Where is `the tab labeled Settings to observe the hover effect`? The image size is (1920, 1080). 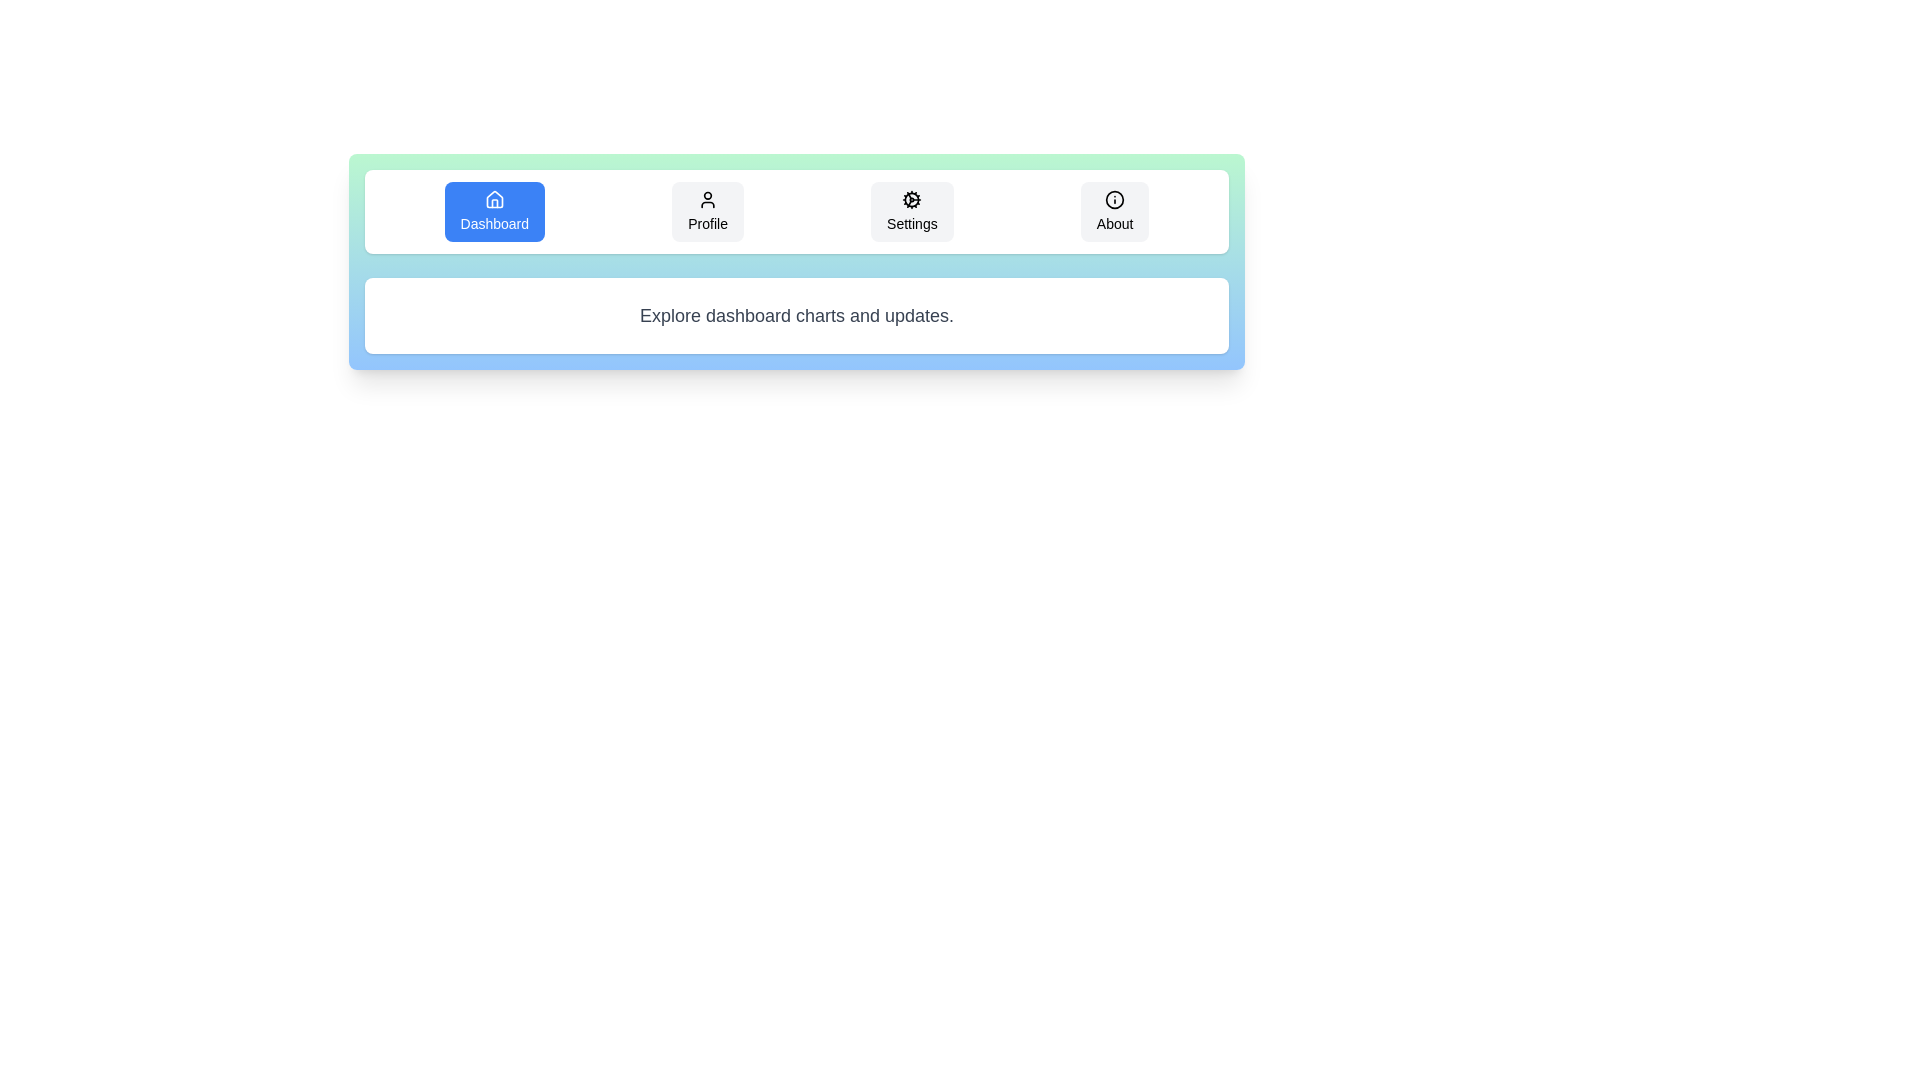 the tab labeled Settings to observe the hover effect is located at coordinates (911, 212).